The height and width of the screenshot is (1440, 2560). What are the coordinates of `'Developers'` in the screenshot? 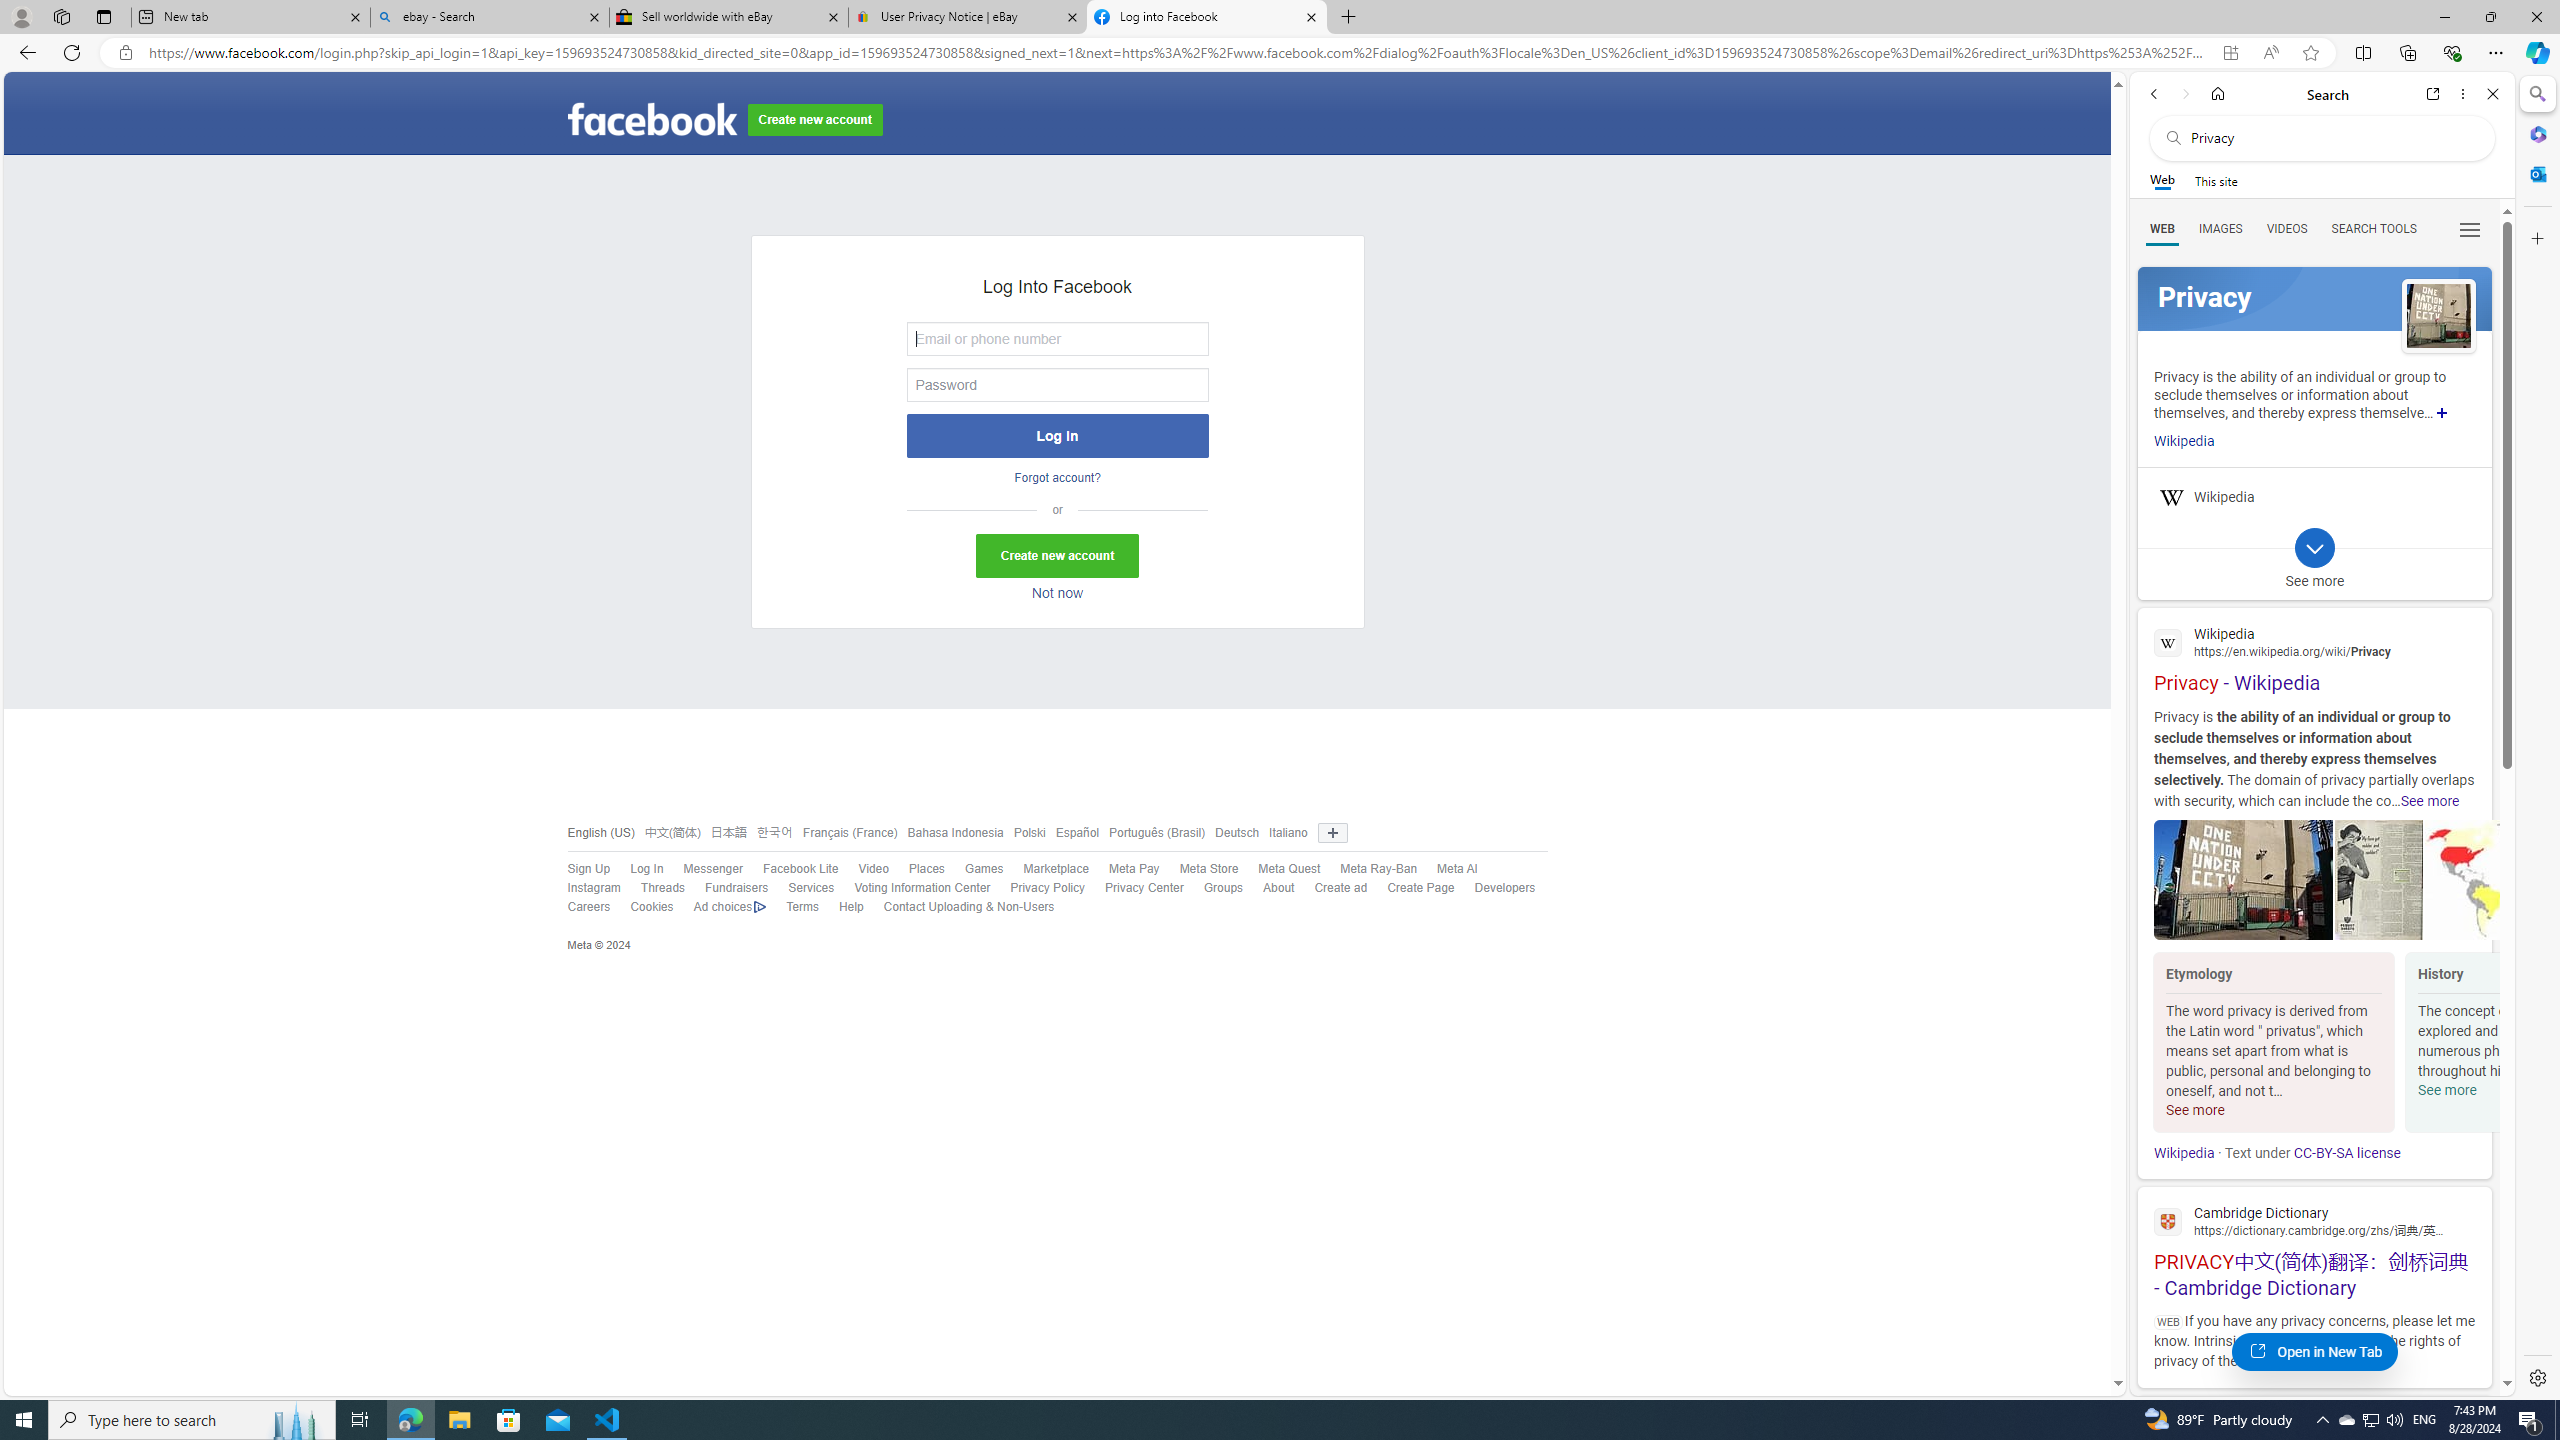 It's located at (1495, 888).